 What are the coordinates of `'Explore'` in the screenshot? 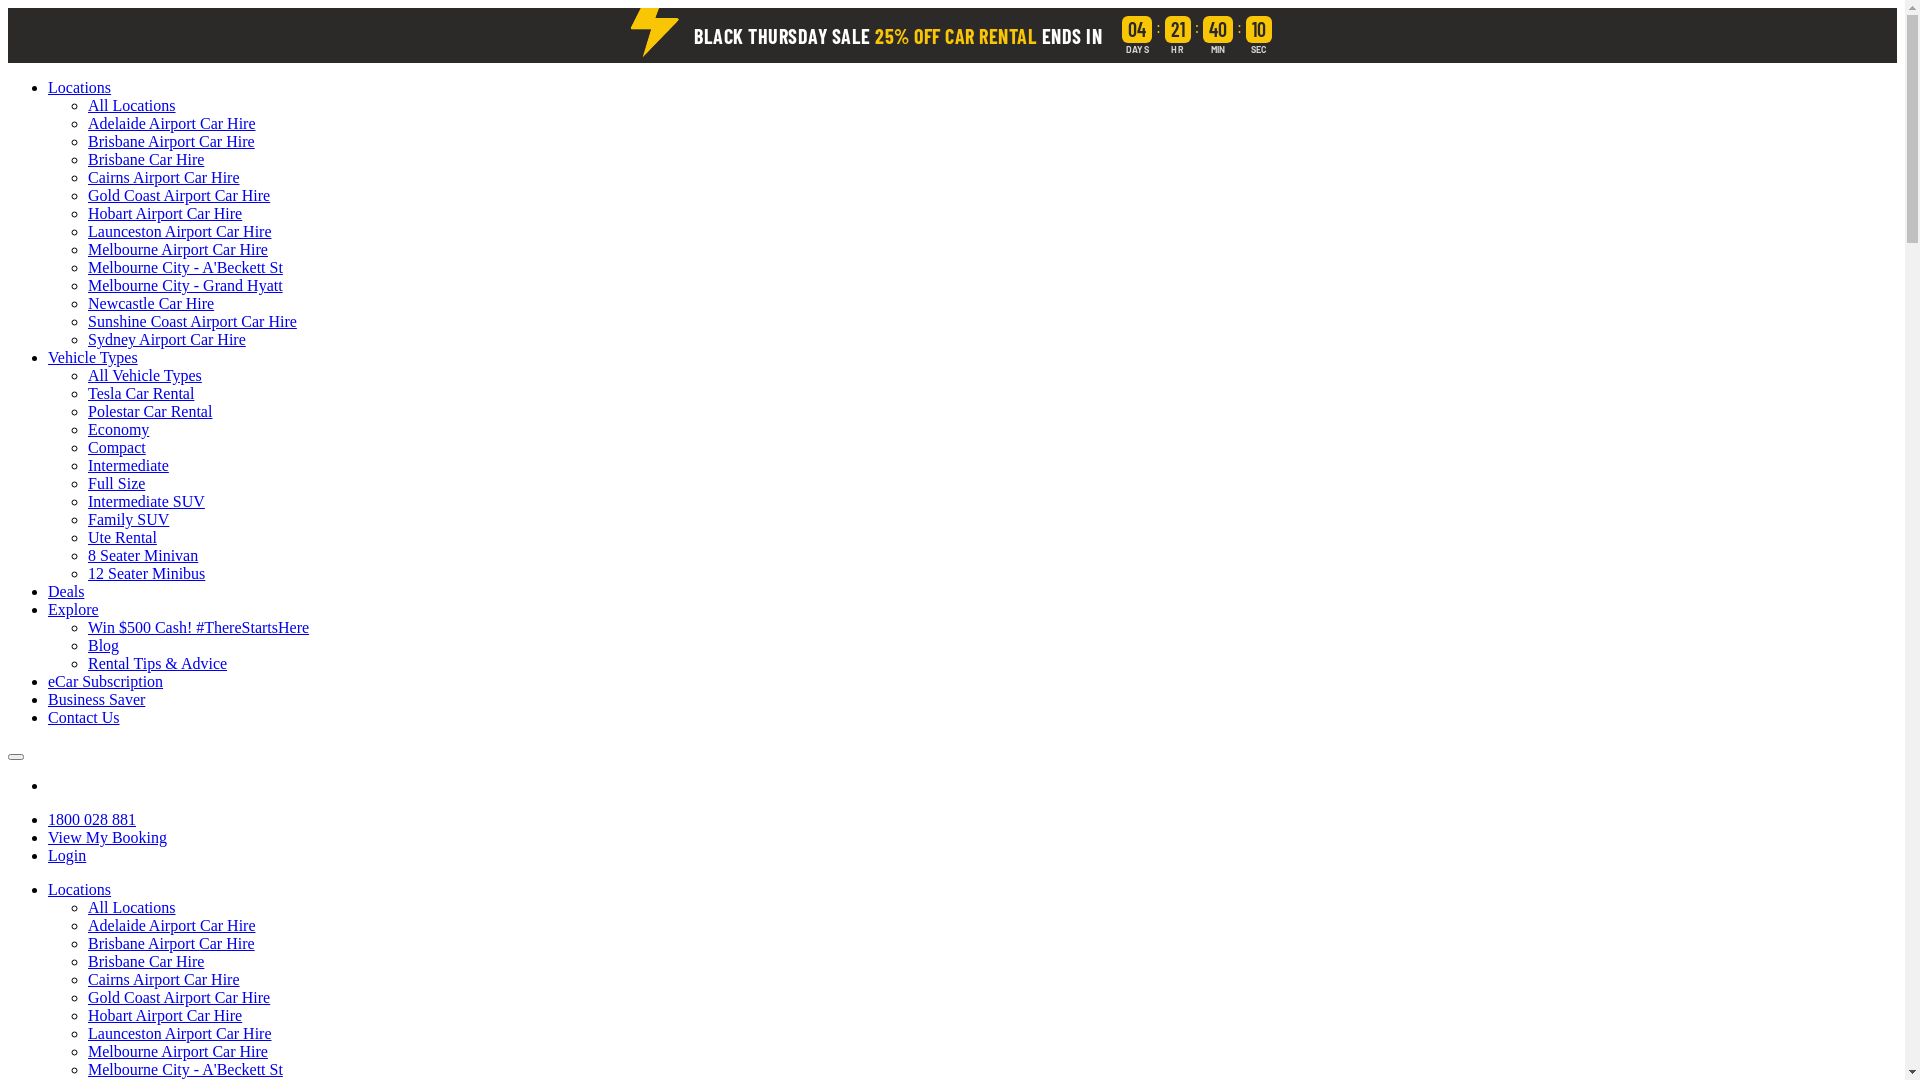 It's located at (73, 608).